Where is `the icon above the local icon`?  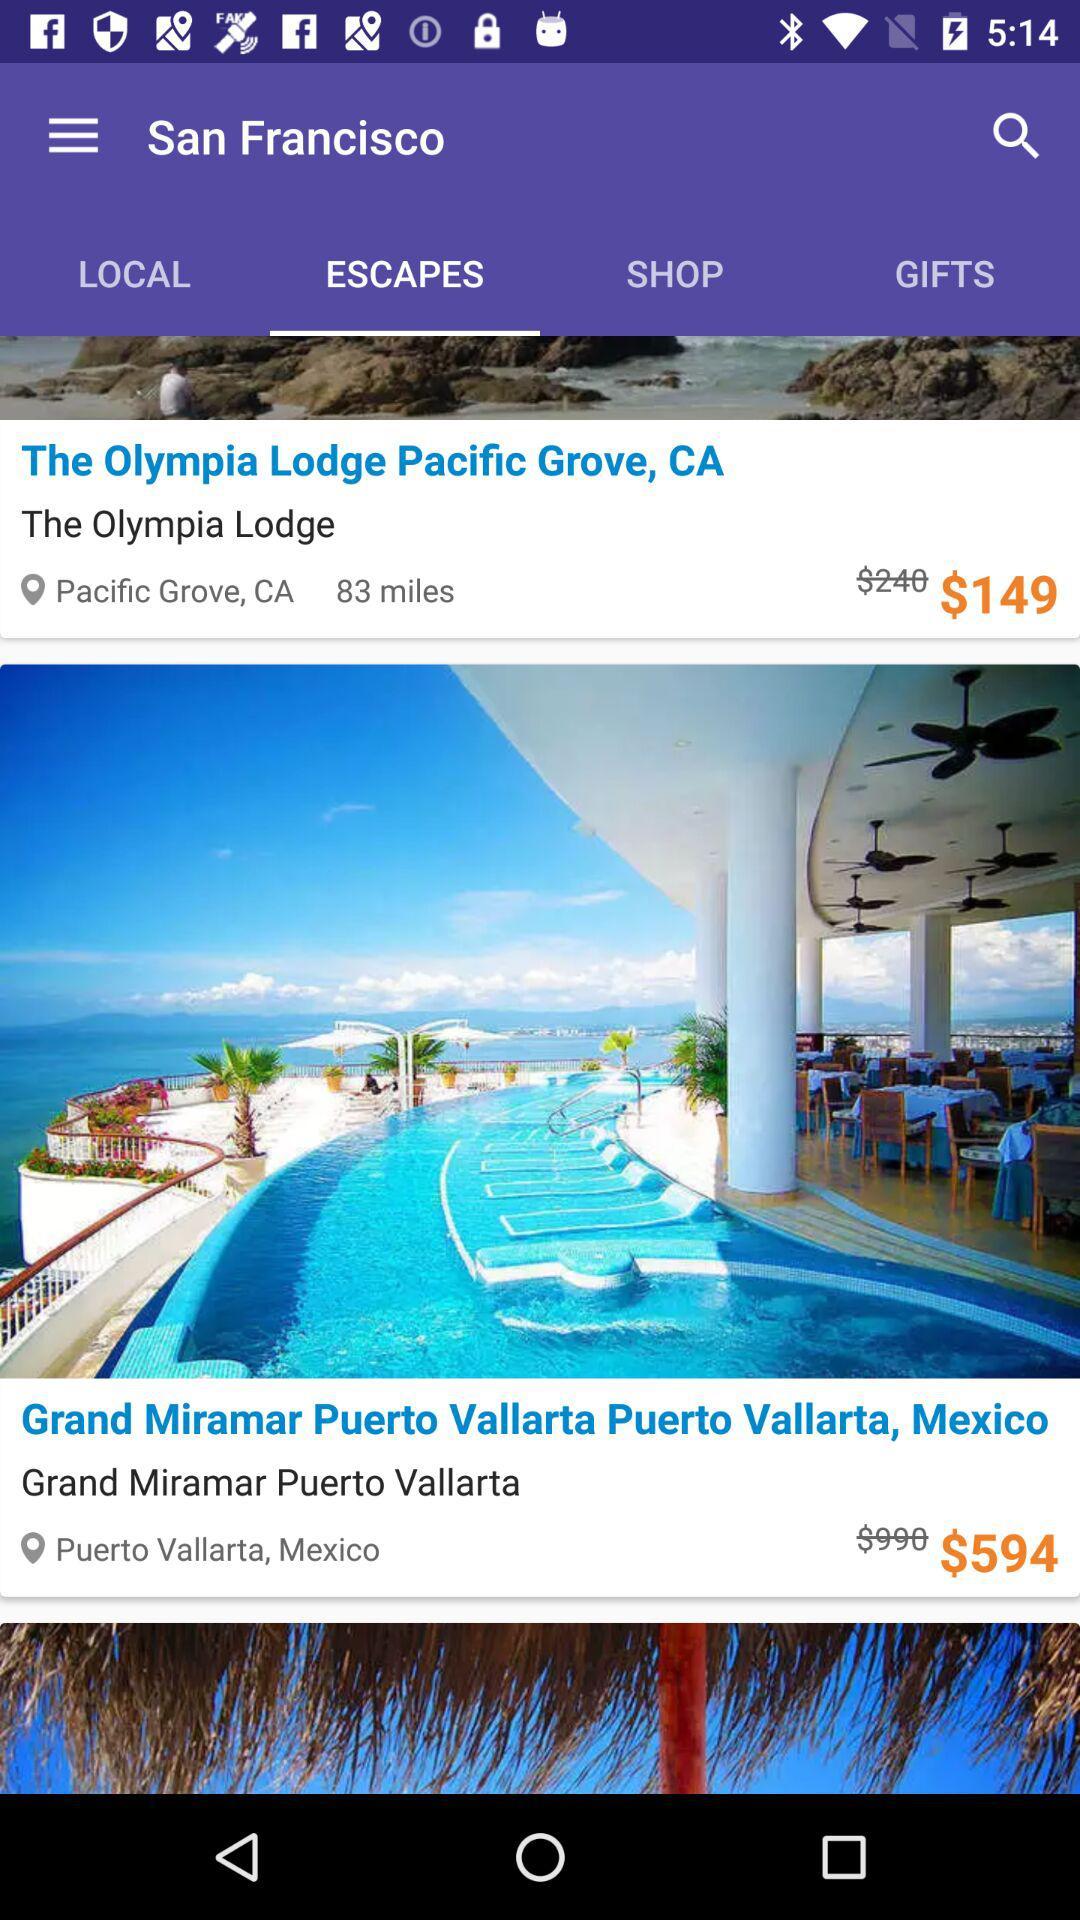 the icon above the local icon is located at coordinates (72, 135).